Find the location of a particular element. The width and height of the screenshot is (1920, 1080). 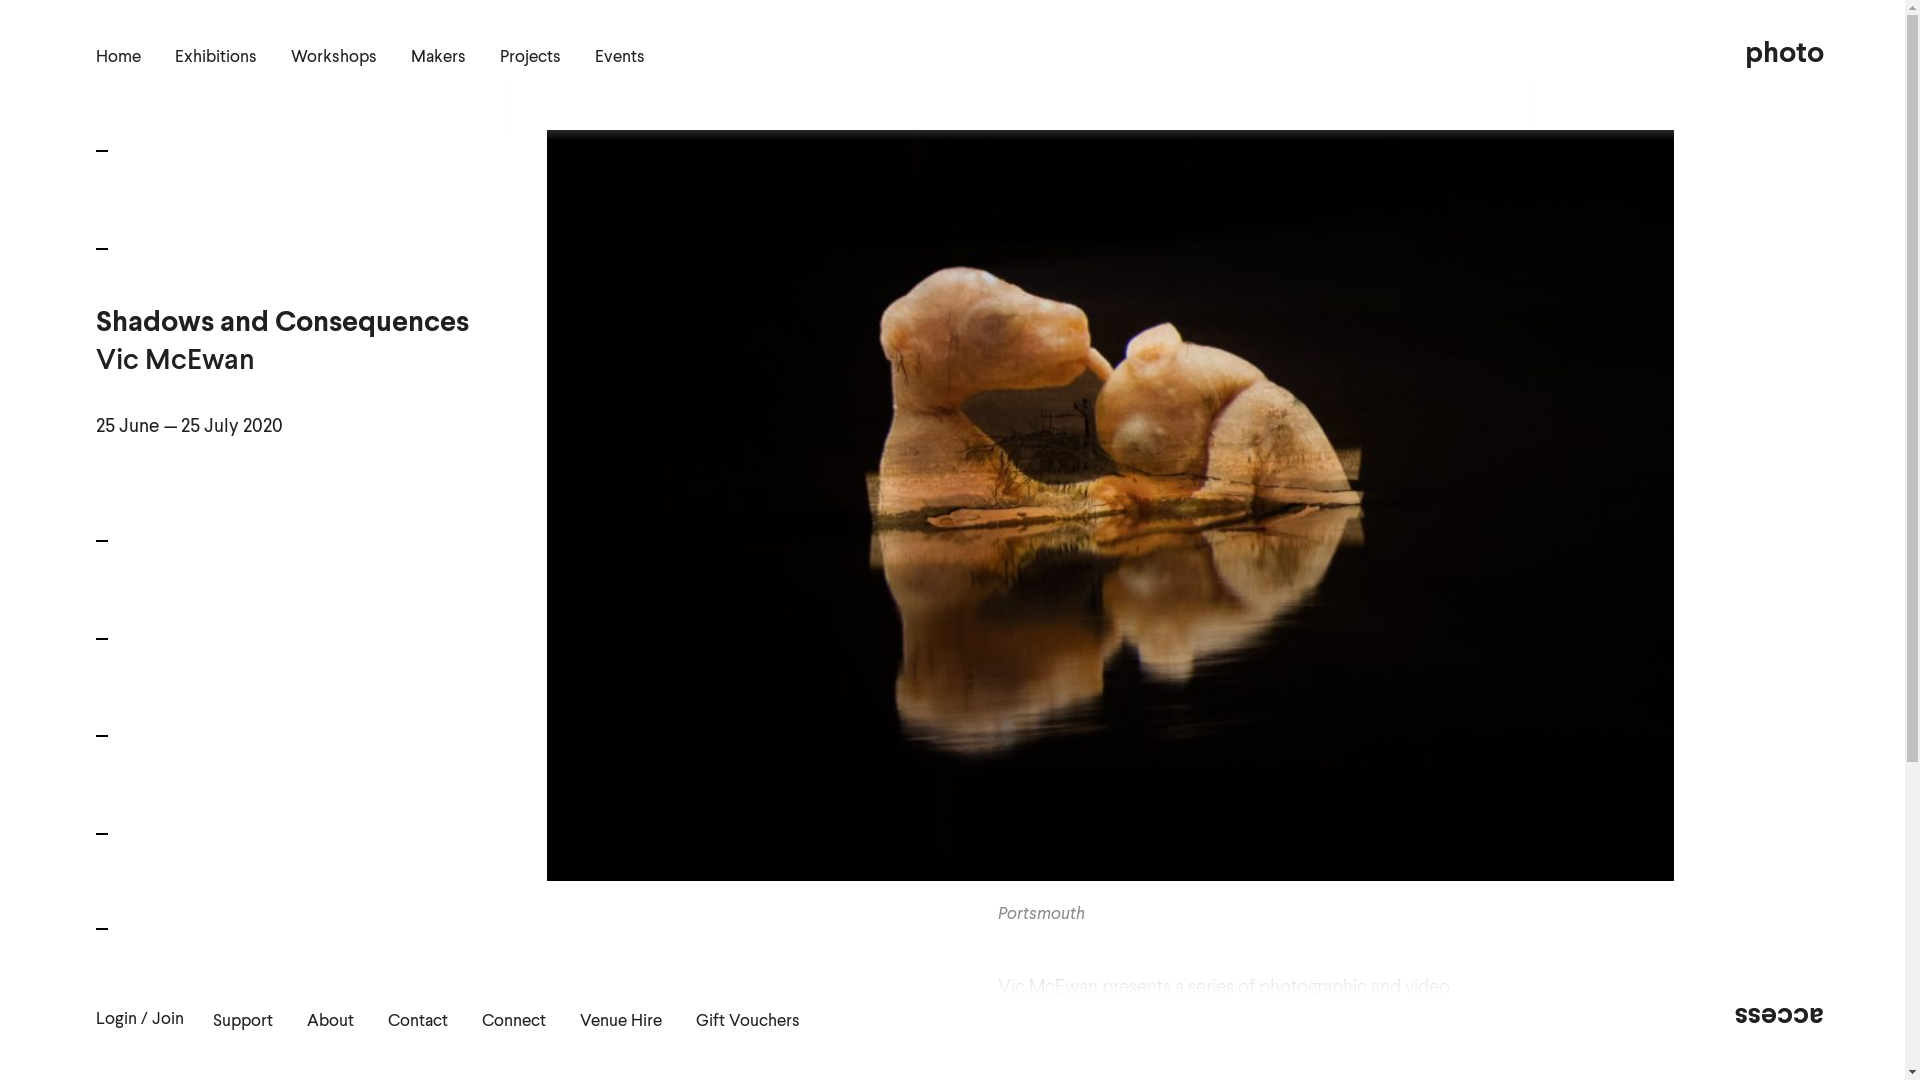

'Connect' is located at coordinates (481, 1021).